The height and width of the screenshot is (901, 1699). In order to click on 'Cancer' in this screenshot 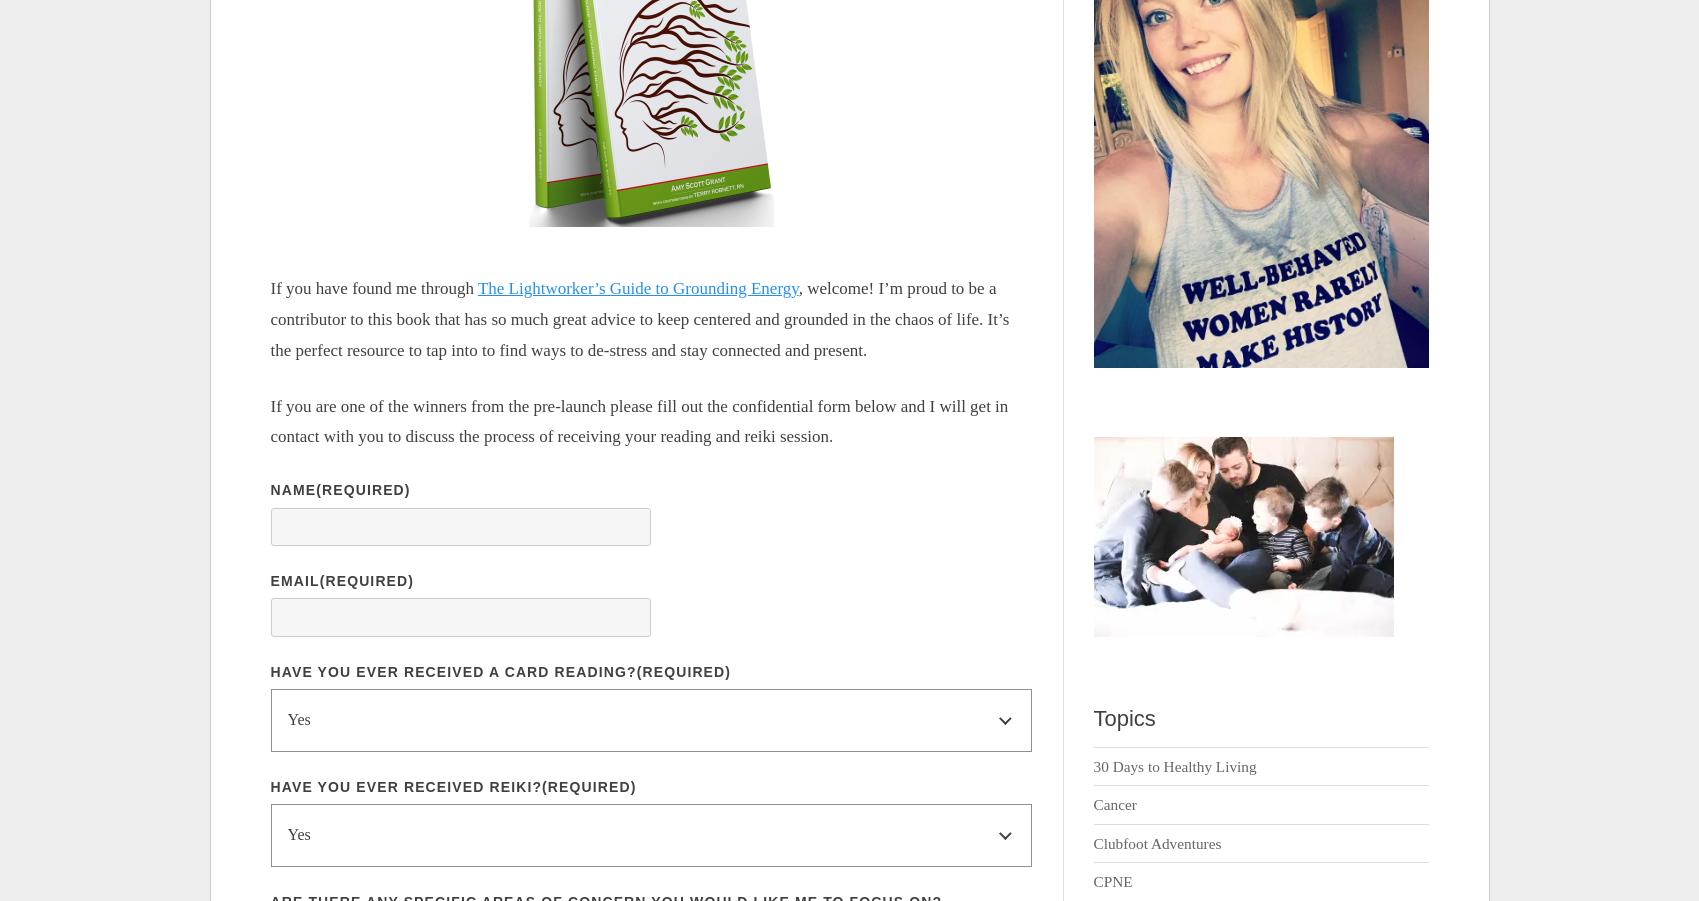, I will do `click(1113, 803)`.